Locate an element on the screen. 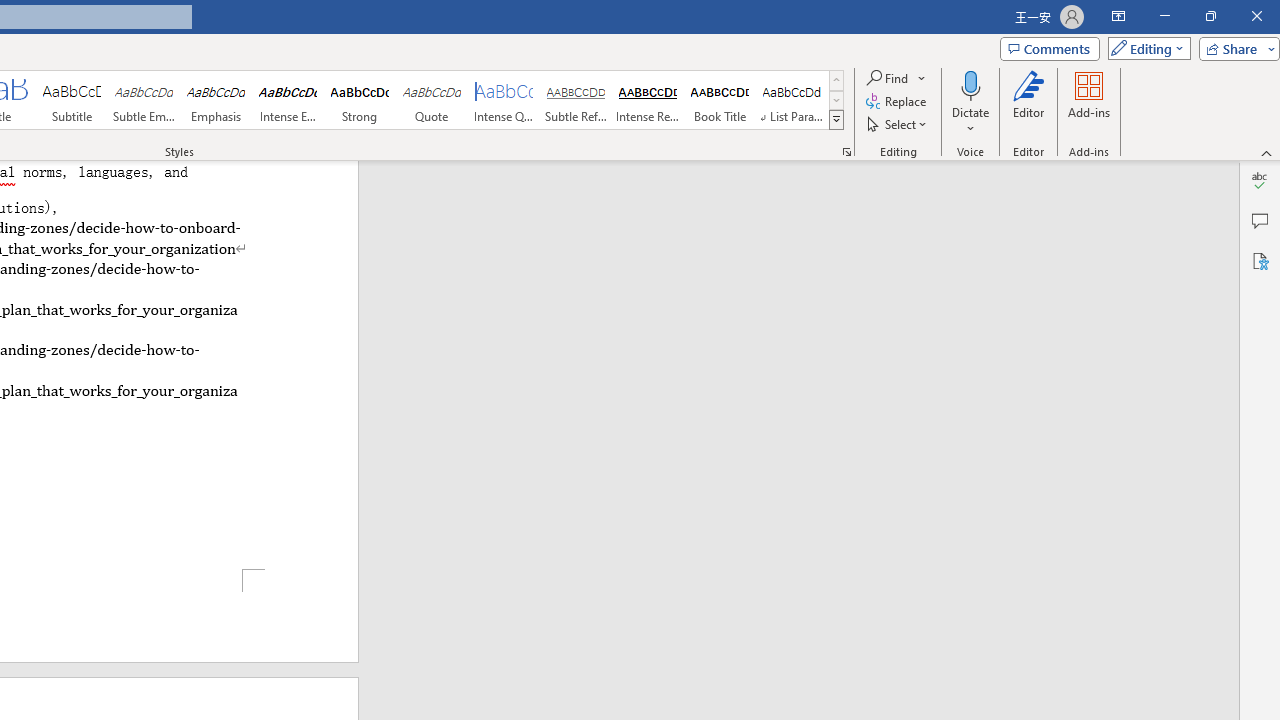  'Styles...' is located at coordinates (846, 150).